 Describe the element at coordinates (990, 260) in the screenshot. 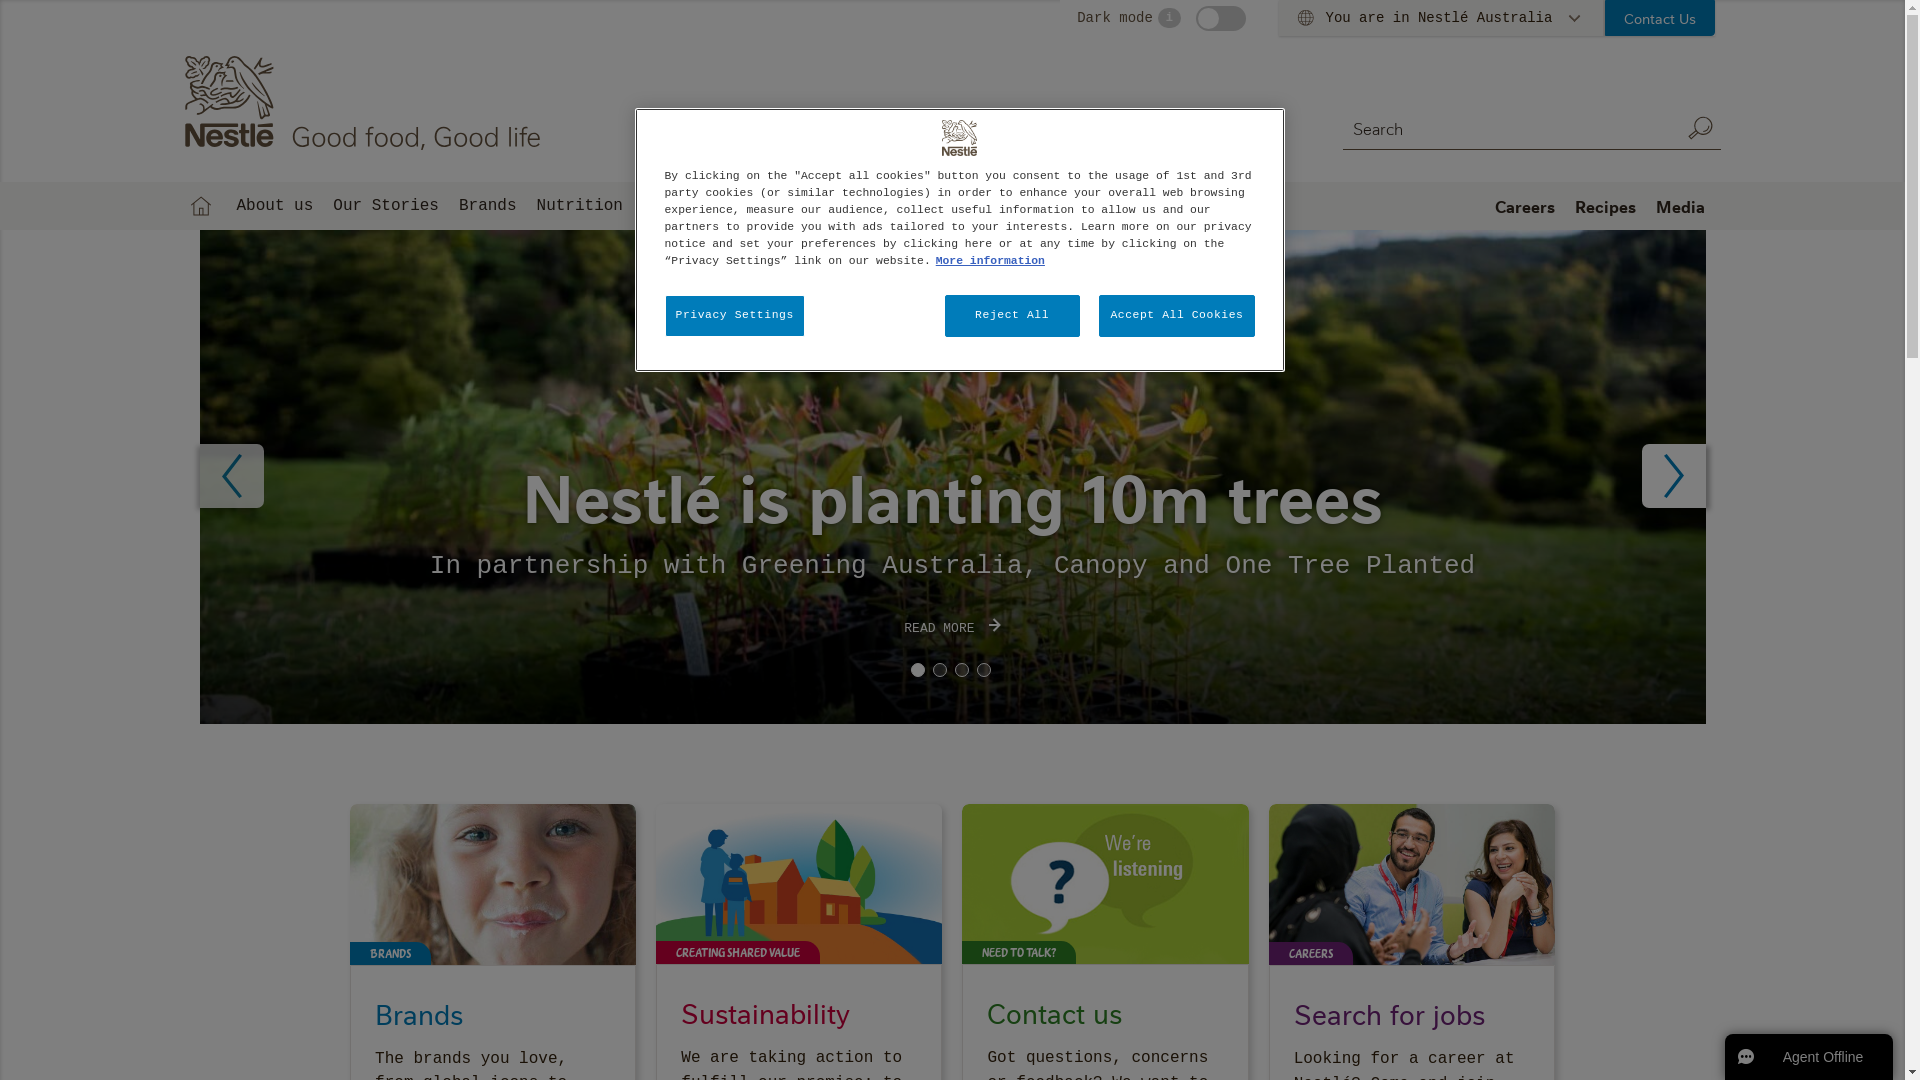

I see `'More information'` at that location.